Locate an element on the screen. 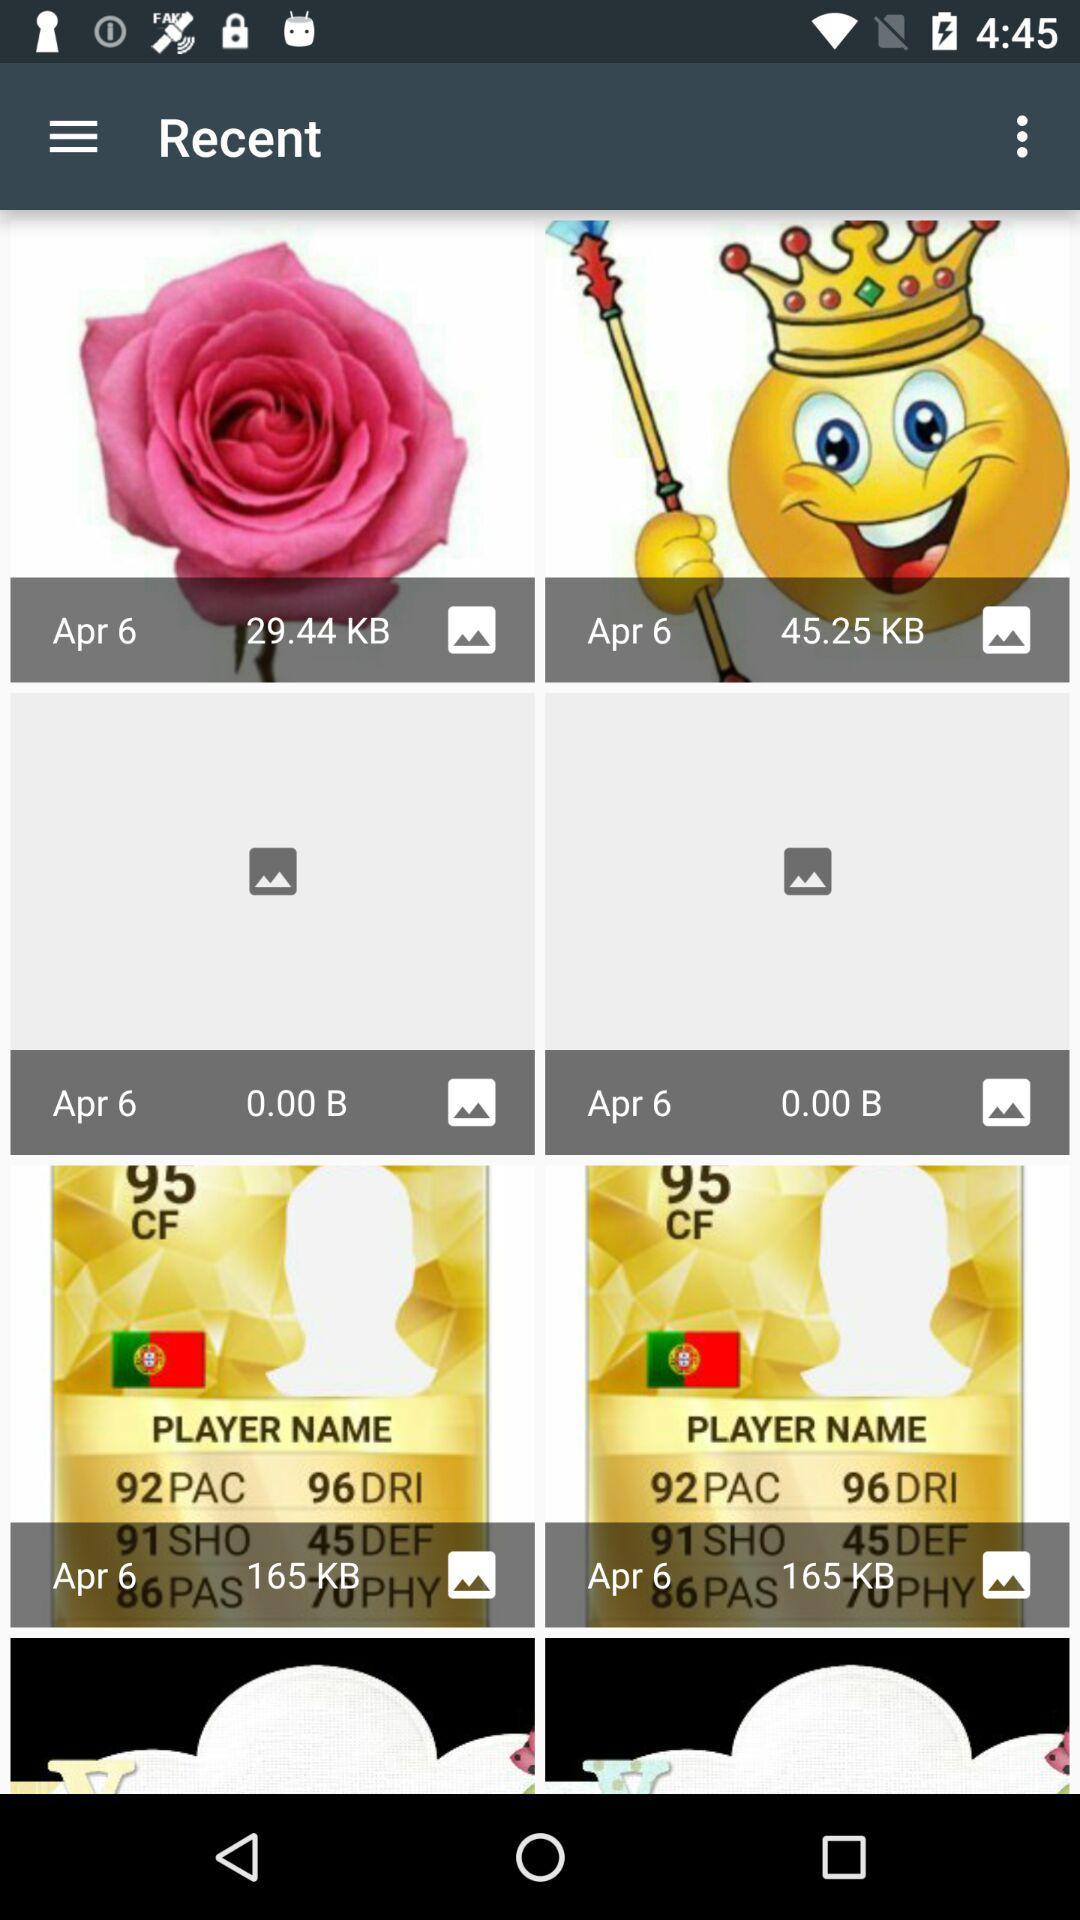 This screenshot has width=1080, height=1920. second option in third row is located at coordinates (806, 1395).